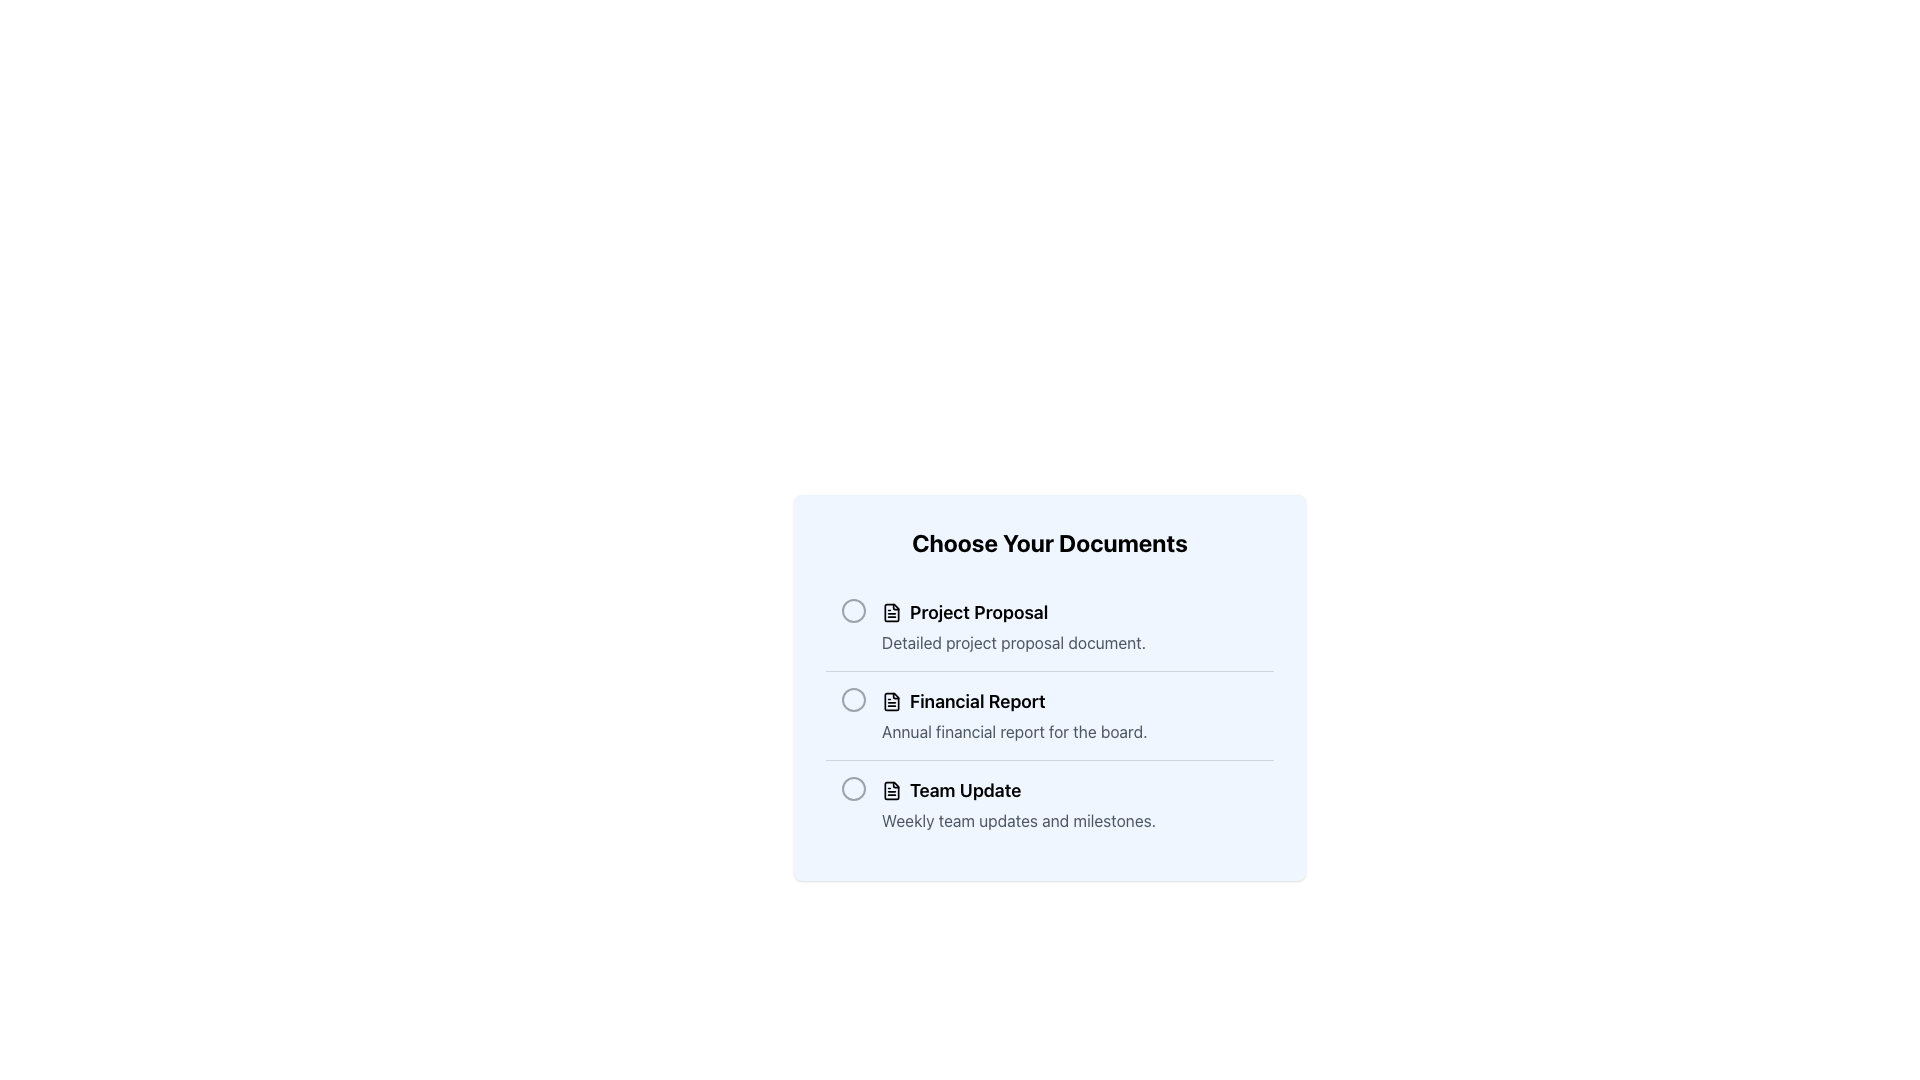 The image size is (1920, 1080). What do you see at coordinates (854, 788) in the screenshot?
I see `the first radio button` at bounding box center [854, 788].